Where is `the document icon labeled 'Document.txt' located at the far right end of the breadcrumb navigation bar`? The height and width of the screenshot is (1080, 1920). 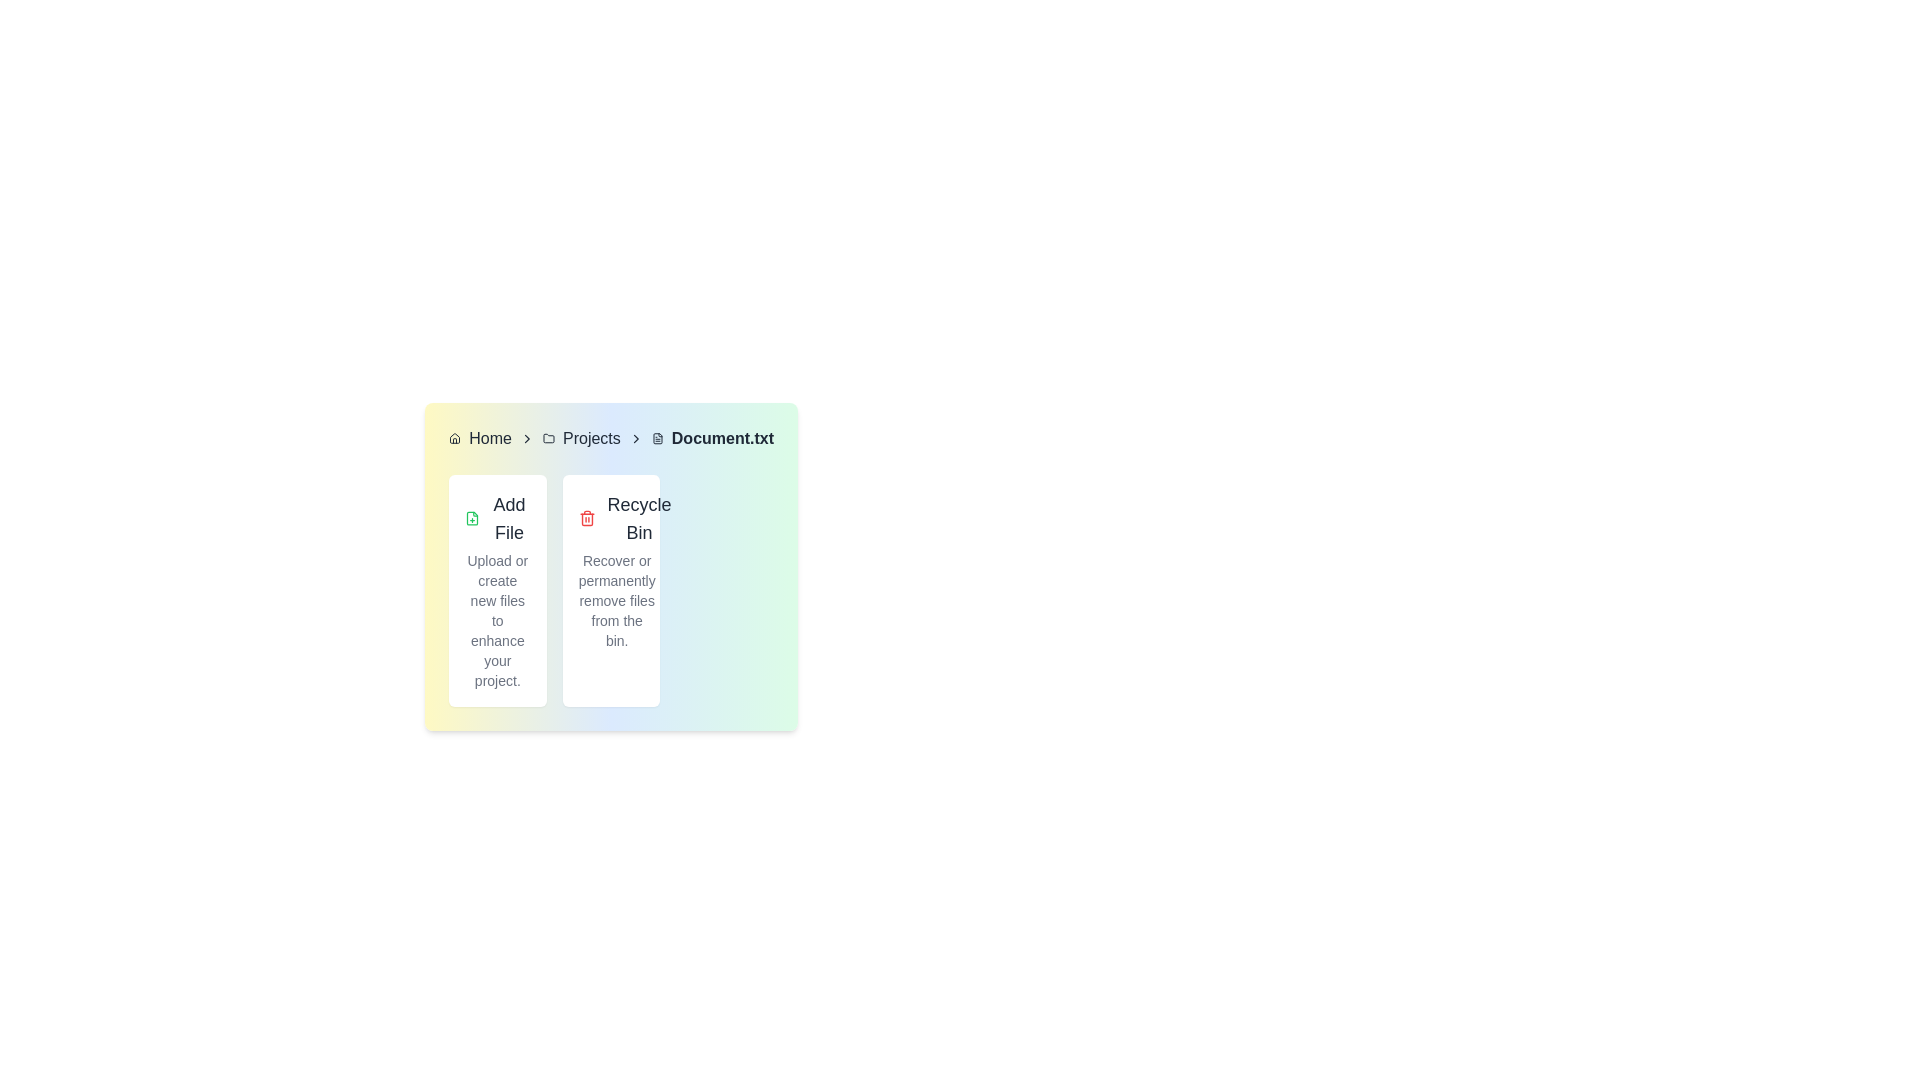 the document icon labeled 'Document.txt' located at the far right end of the breadcrumb navigation bar is located at coordinates (657, 438).